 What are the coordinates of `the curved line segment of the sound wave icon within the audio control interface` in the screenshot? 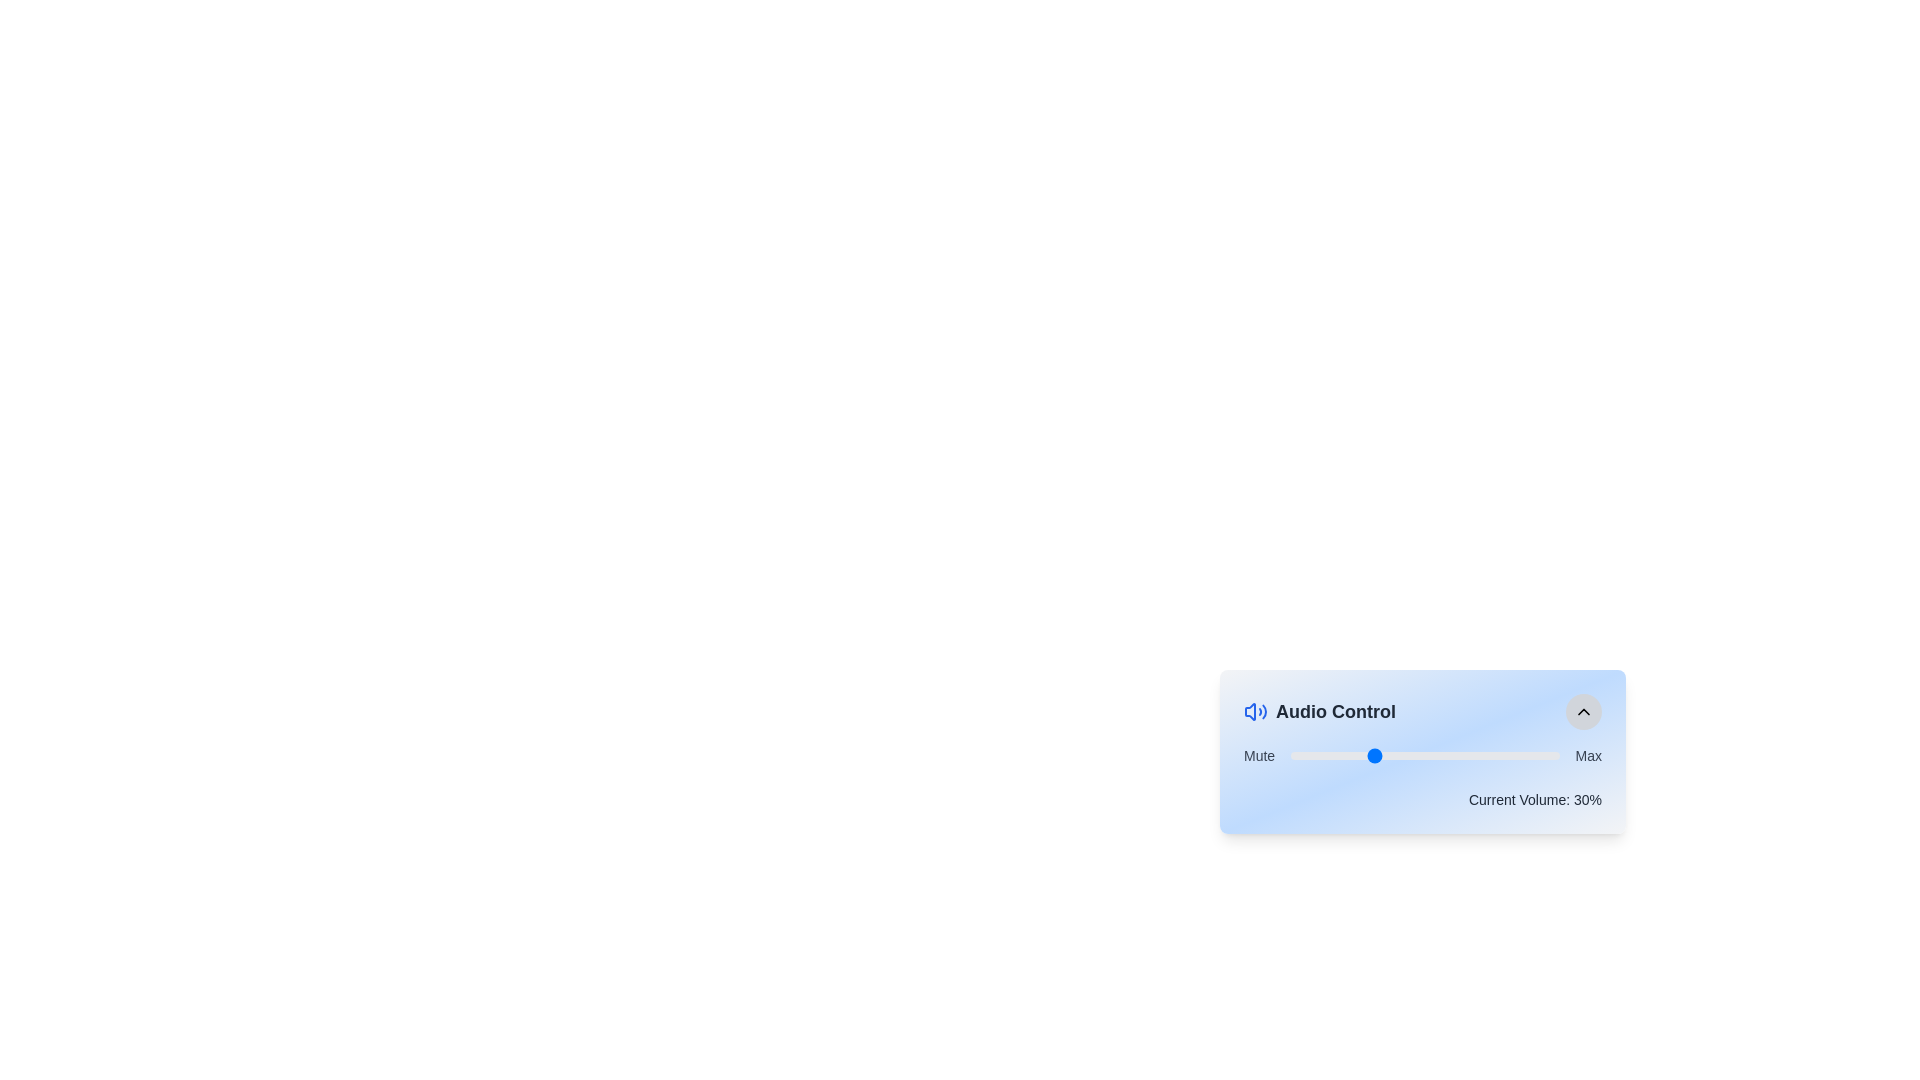 It's located at (1263, 711).